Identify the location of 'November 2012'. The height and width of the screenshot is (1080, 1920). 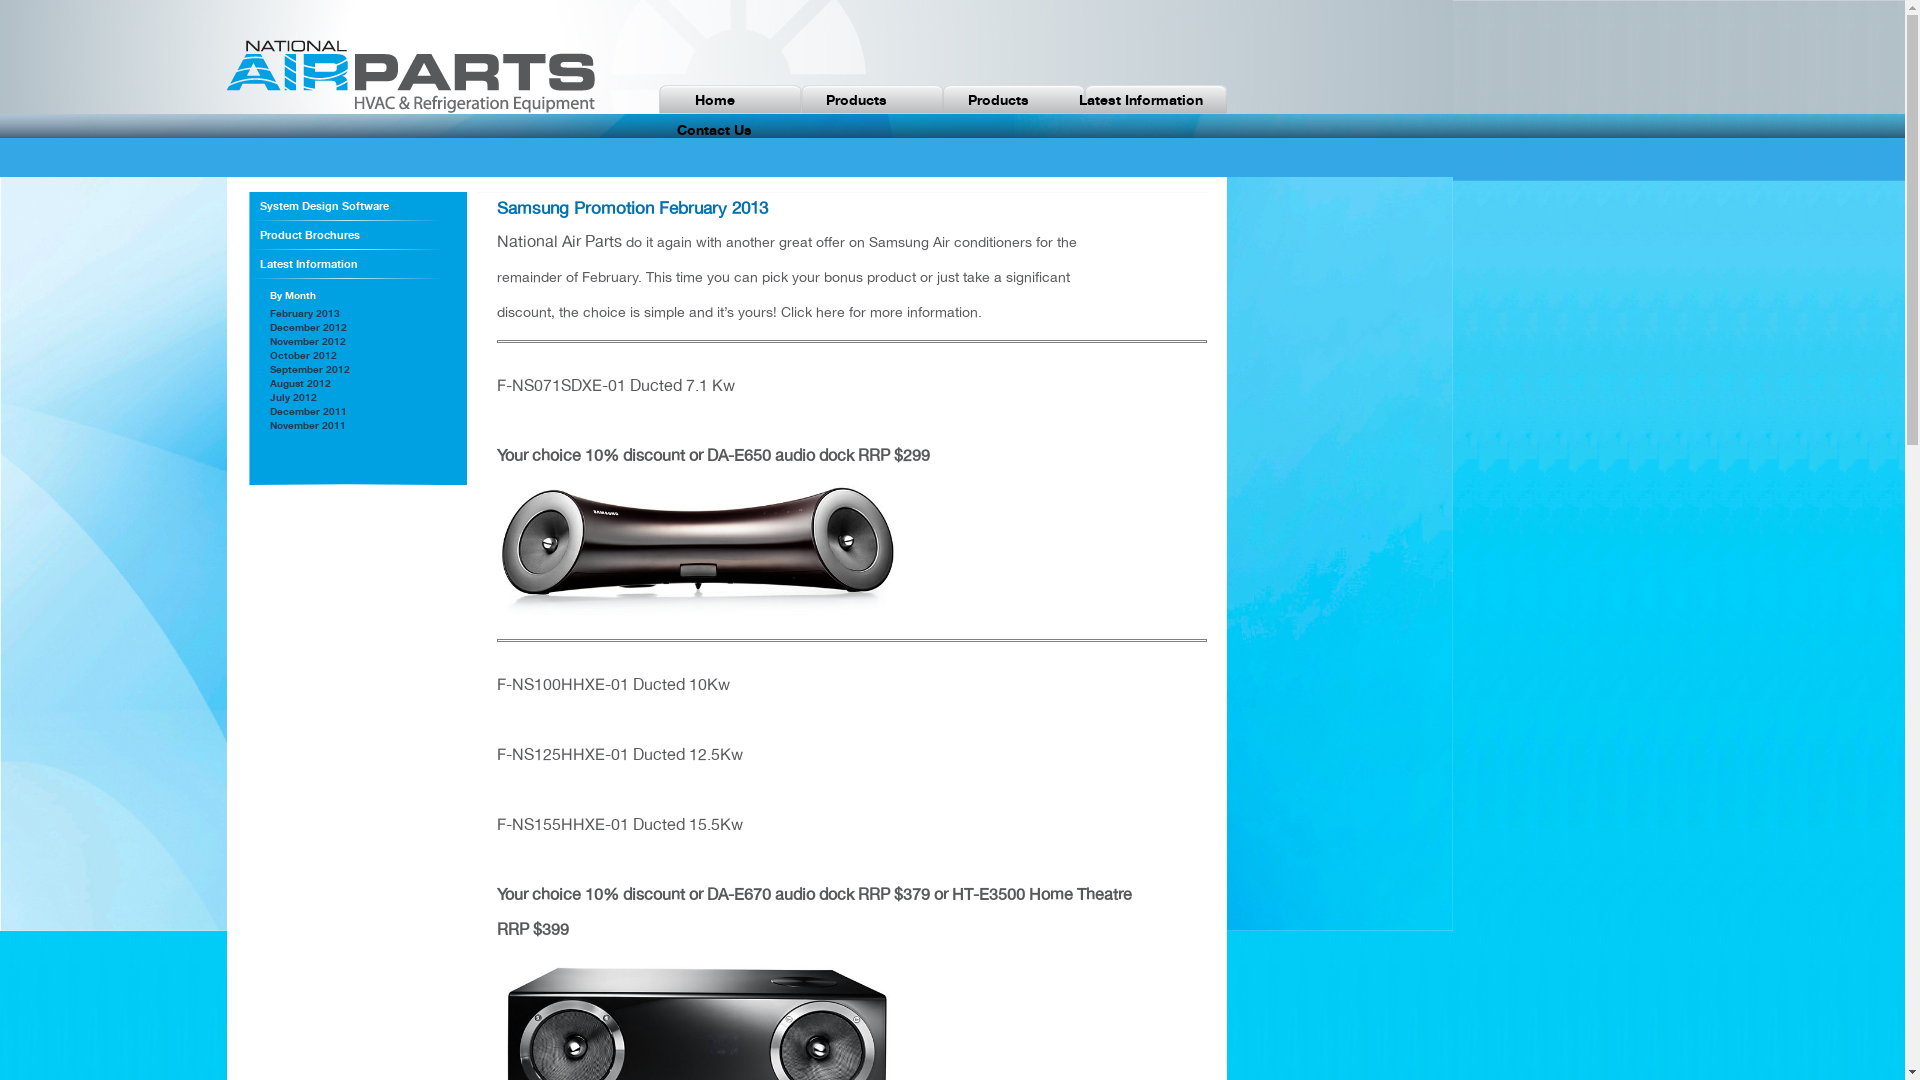
(306, 339).